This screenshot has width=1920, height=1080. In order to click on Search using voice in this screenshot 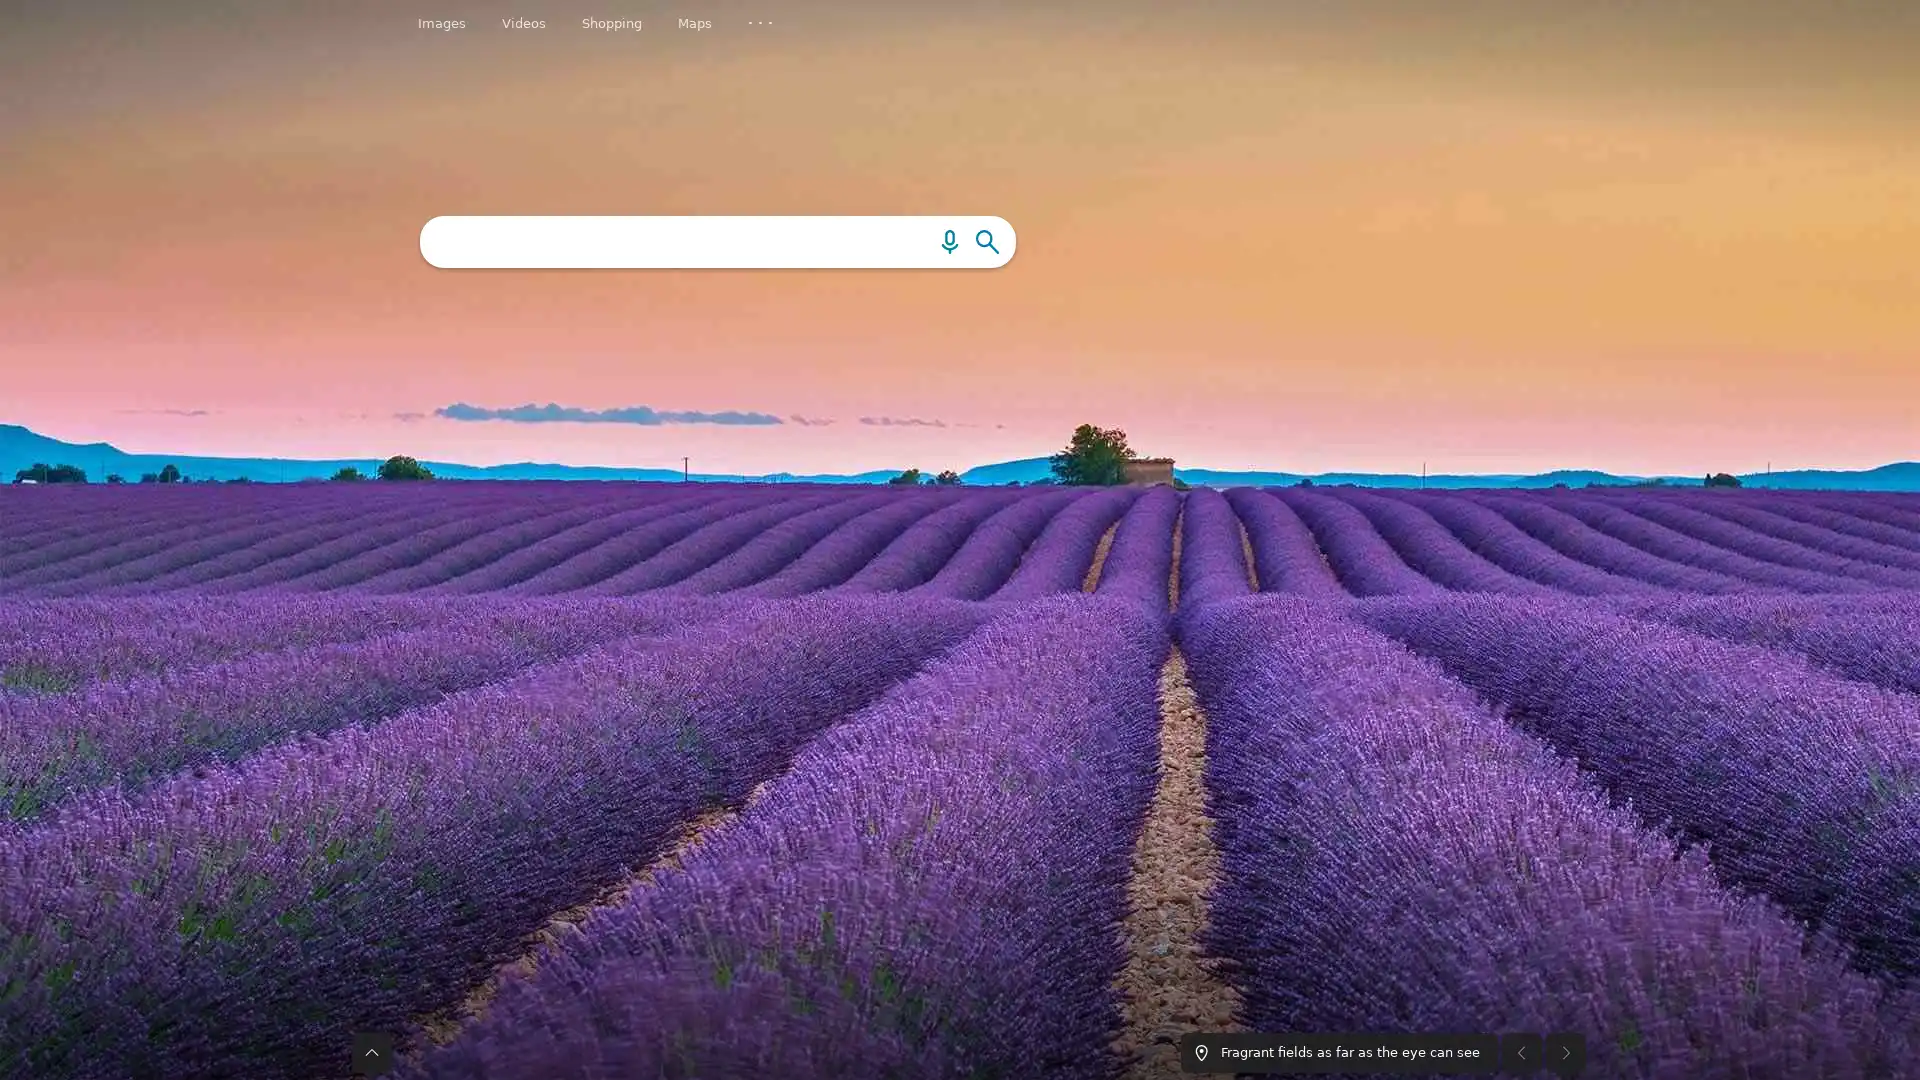, I will do `click(911, 240)`.